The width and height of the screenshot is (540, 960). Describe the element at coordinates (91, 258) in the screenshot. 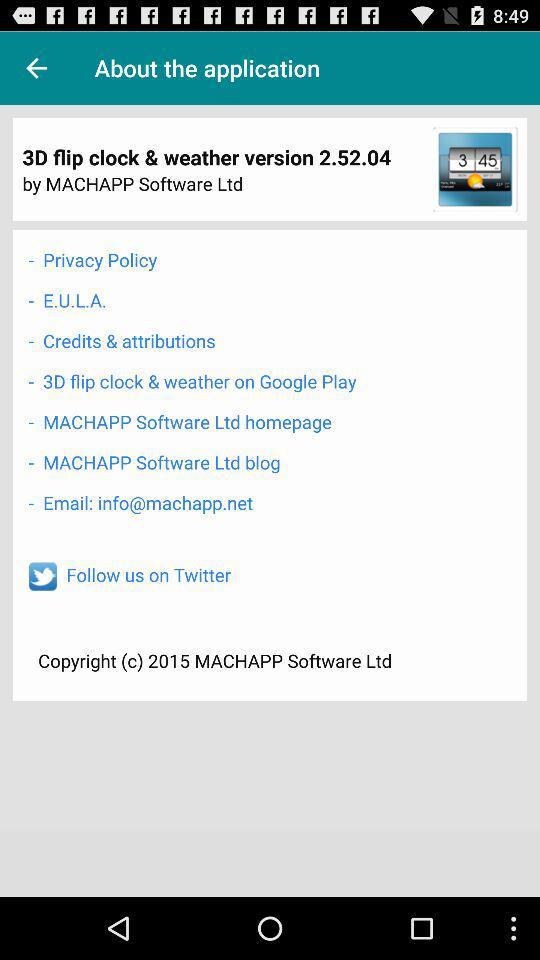

I see `the -  privacy policy item` at that location.